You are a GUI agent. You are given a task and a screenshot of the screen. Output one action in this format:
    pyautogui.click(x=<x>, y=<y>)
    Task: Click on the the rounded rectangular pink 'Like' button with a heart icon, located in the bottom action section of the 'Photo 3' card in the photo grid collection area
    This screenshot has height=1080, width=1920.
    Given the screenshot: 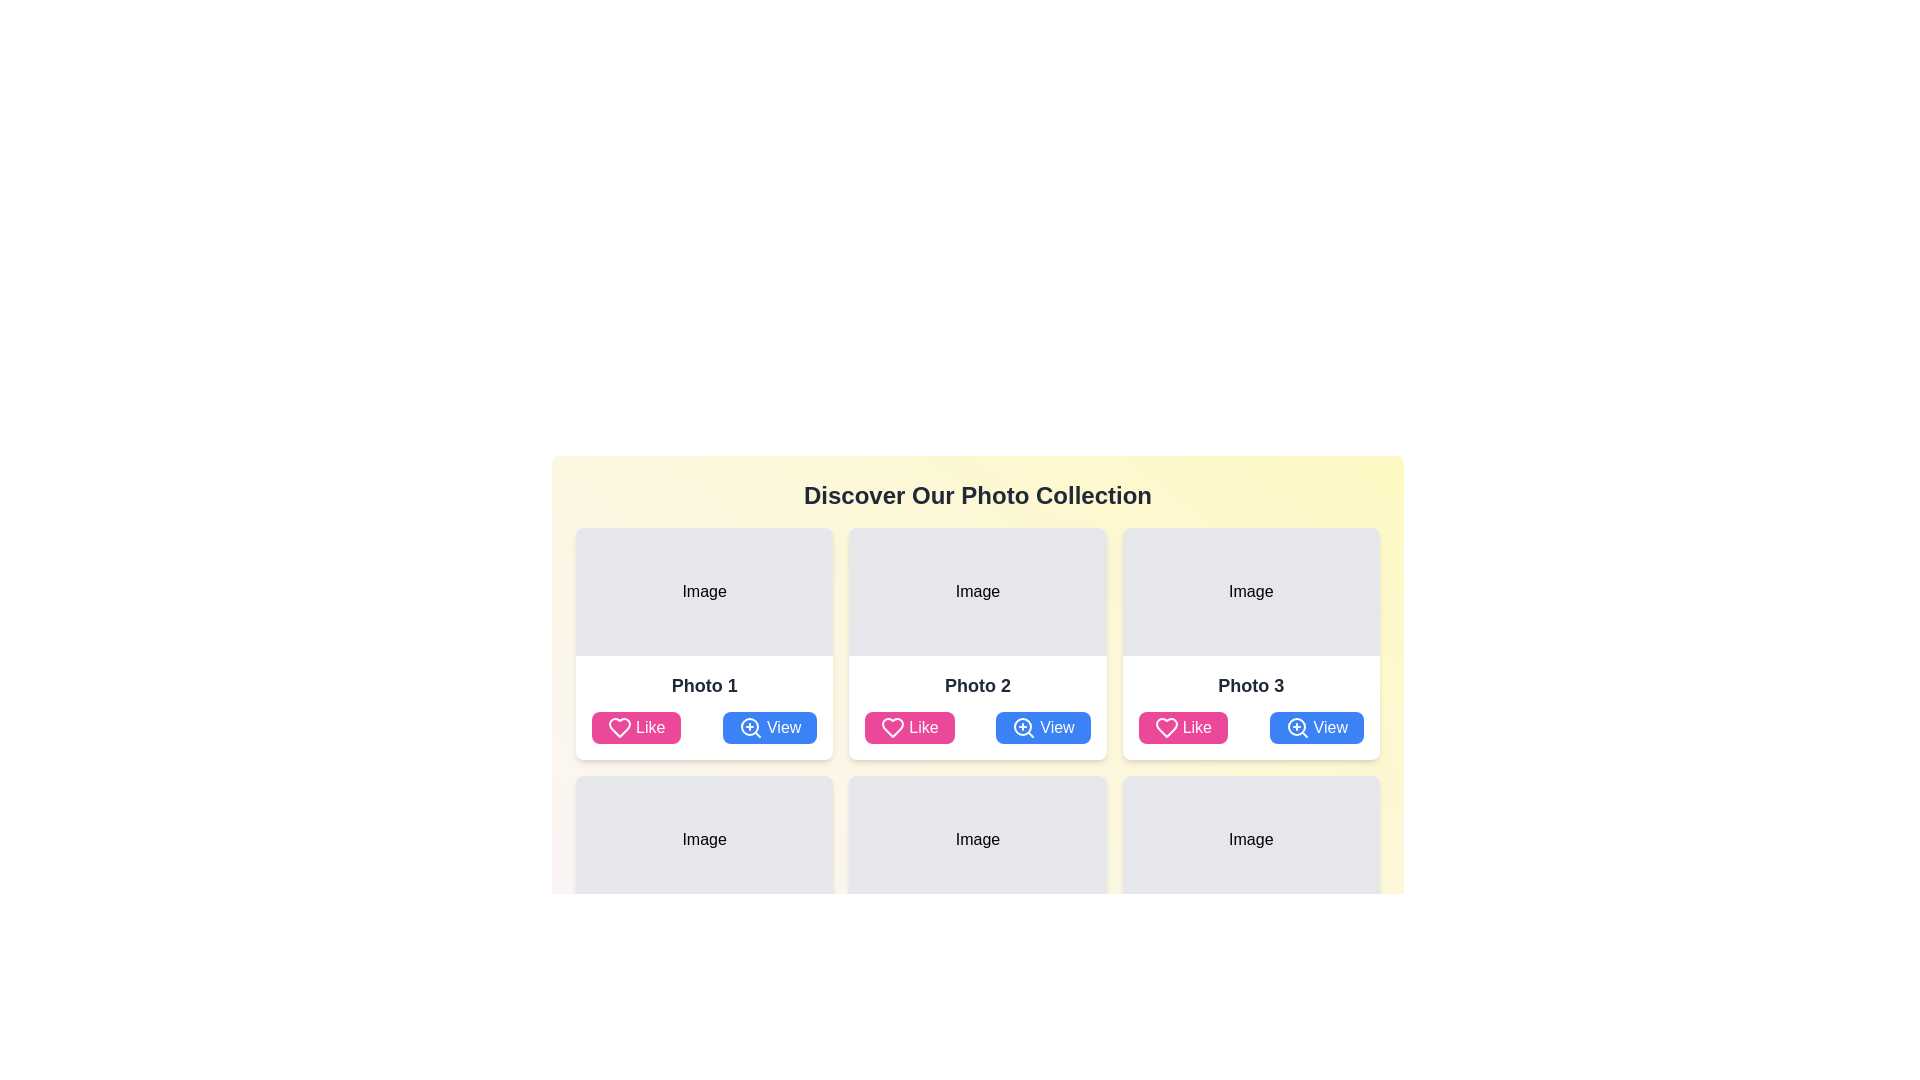 What is the action you would take?
    pyautogui.click(x=1183, y=728)
    